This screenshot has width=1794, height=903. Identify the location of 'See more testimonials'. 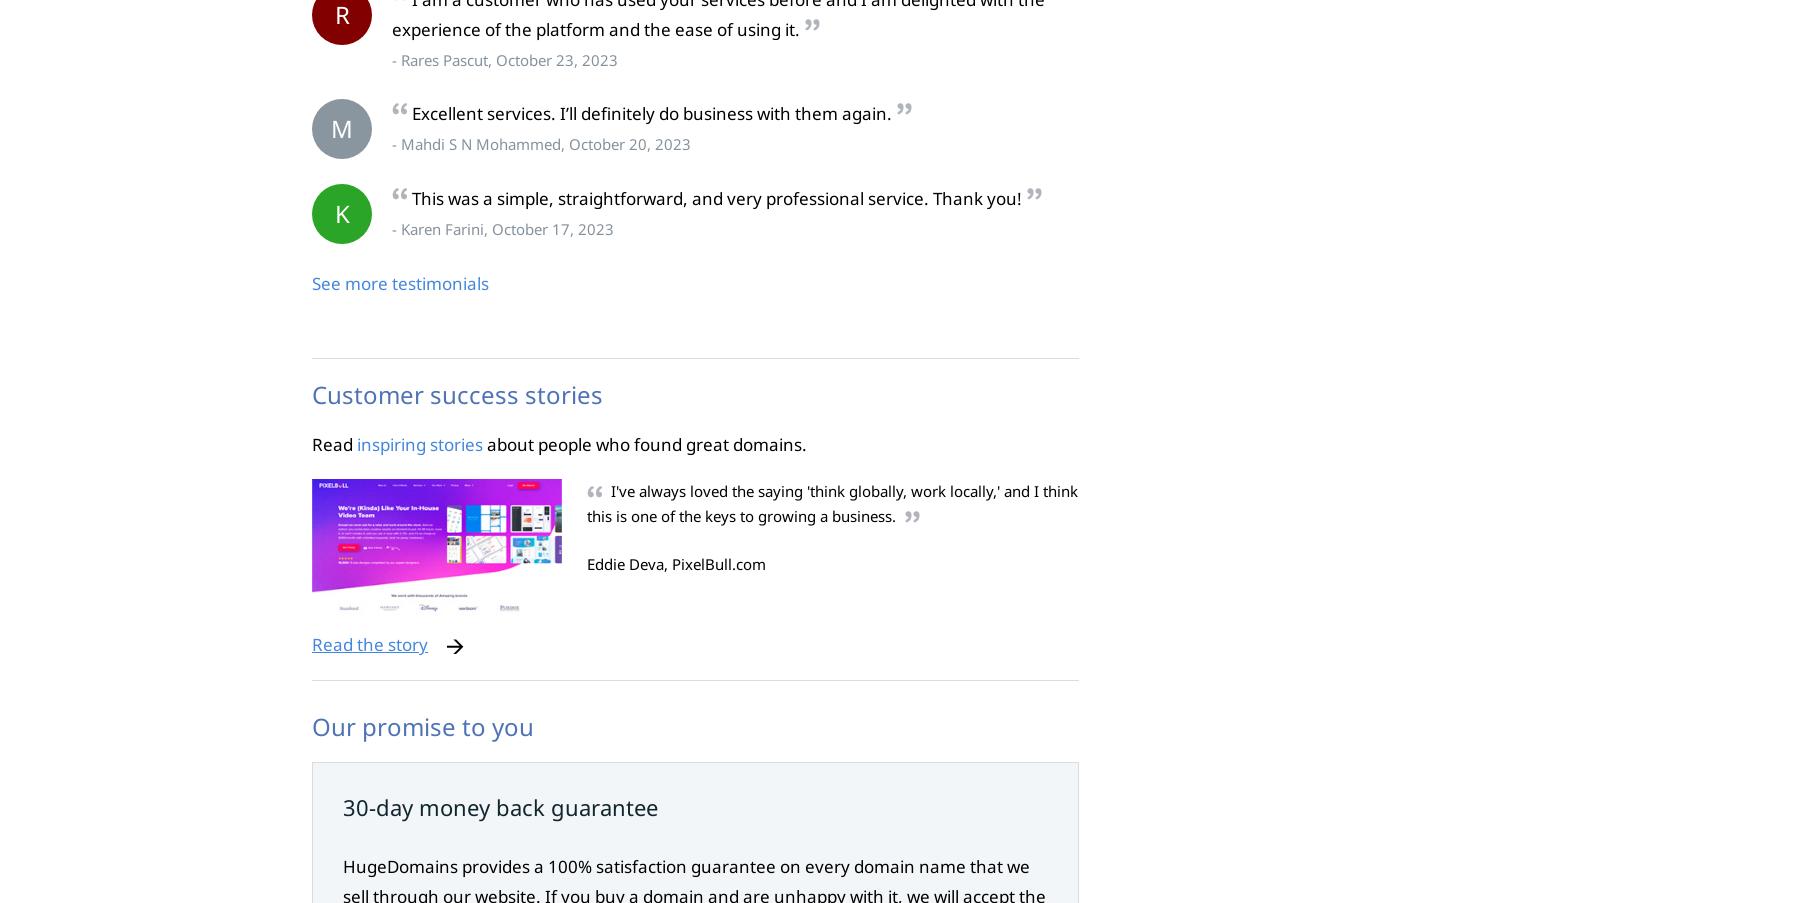
(310, 282).